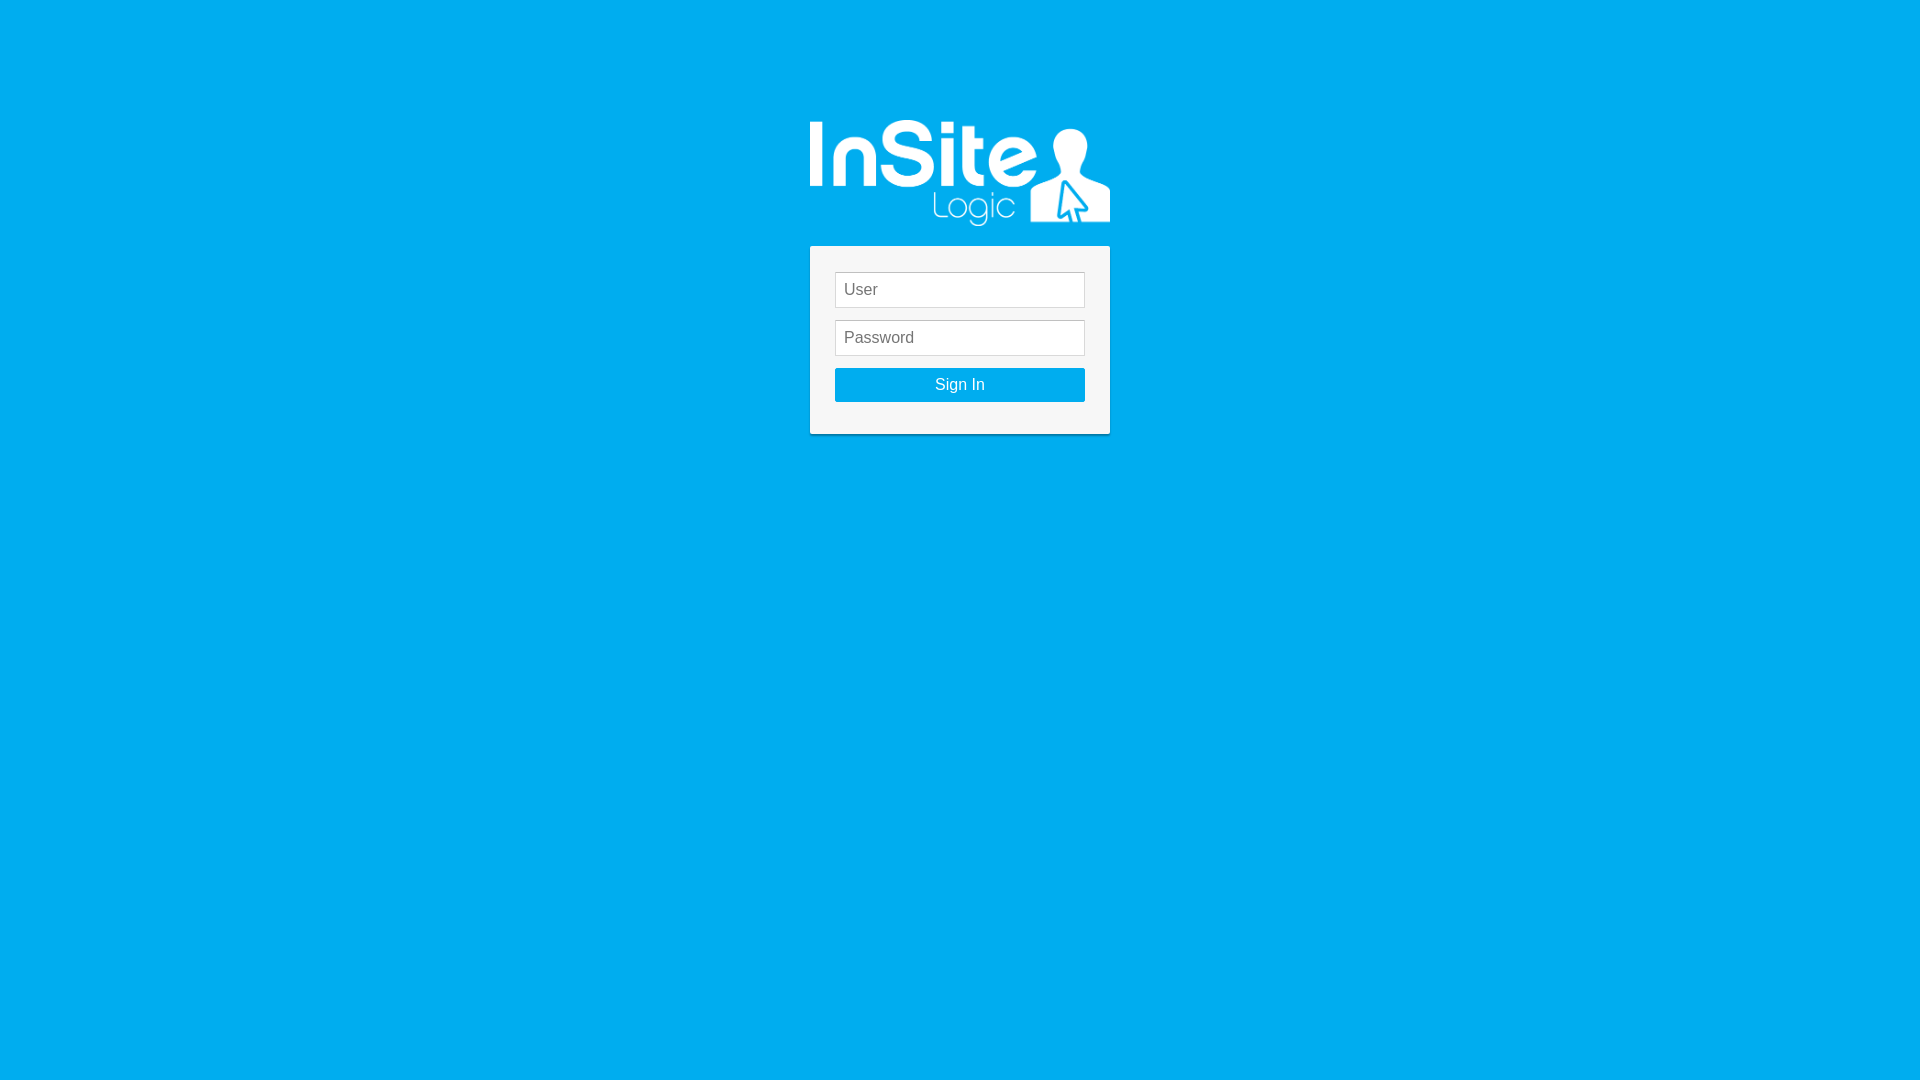  Describe the element at coordinates (960, 385) in the screenshot. I see `'Sign In'` at that location.